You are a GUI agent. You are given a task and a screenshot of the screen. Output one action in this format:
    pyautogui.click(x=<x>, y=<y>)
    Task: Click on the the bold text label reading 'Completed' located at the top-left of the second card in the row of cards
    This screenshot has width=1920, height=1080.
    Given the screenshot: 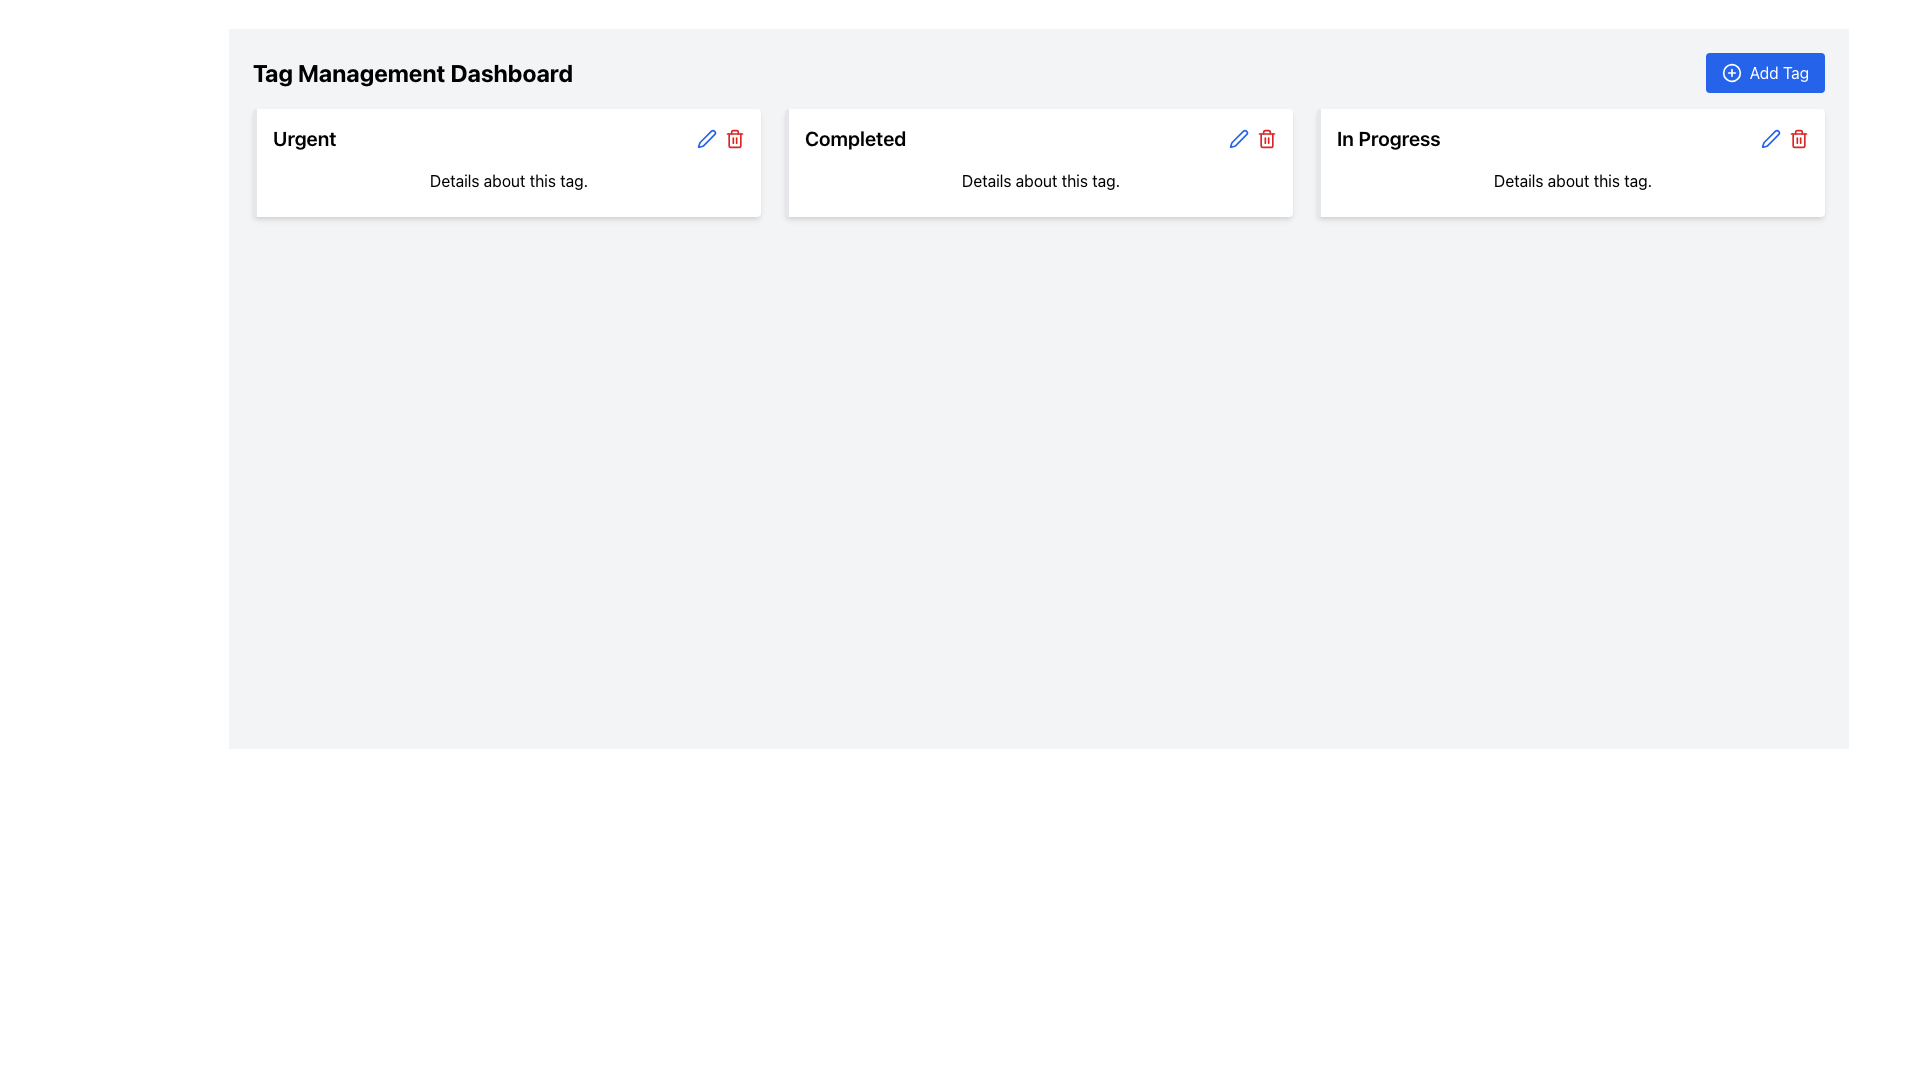 What is the action you would take?
    pyautogui.click(x=855, y=137)
    